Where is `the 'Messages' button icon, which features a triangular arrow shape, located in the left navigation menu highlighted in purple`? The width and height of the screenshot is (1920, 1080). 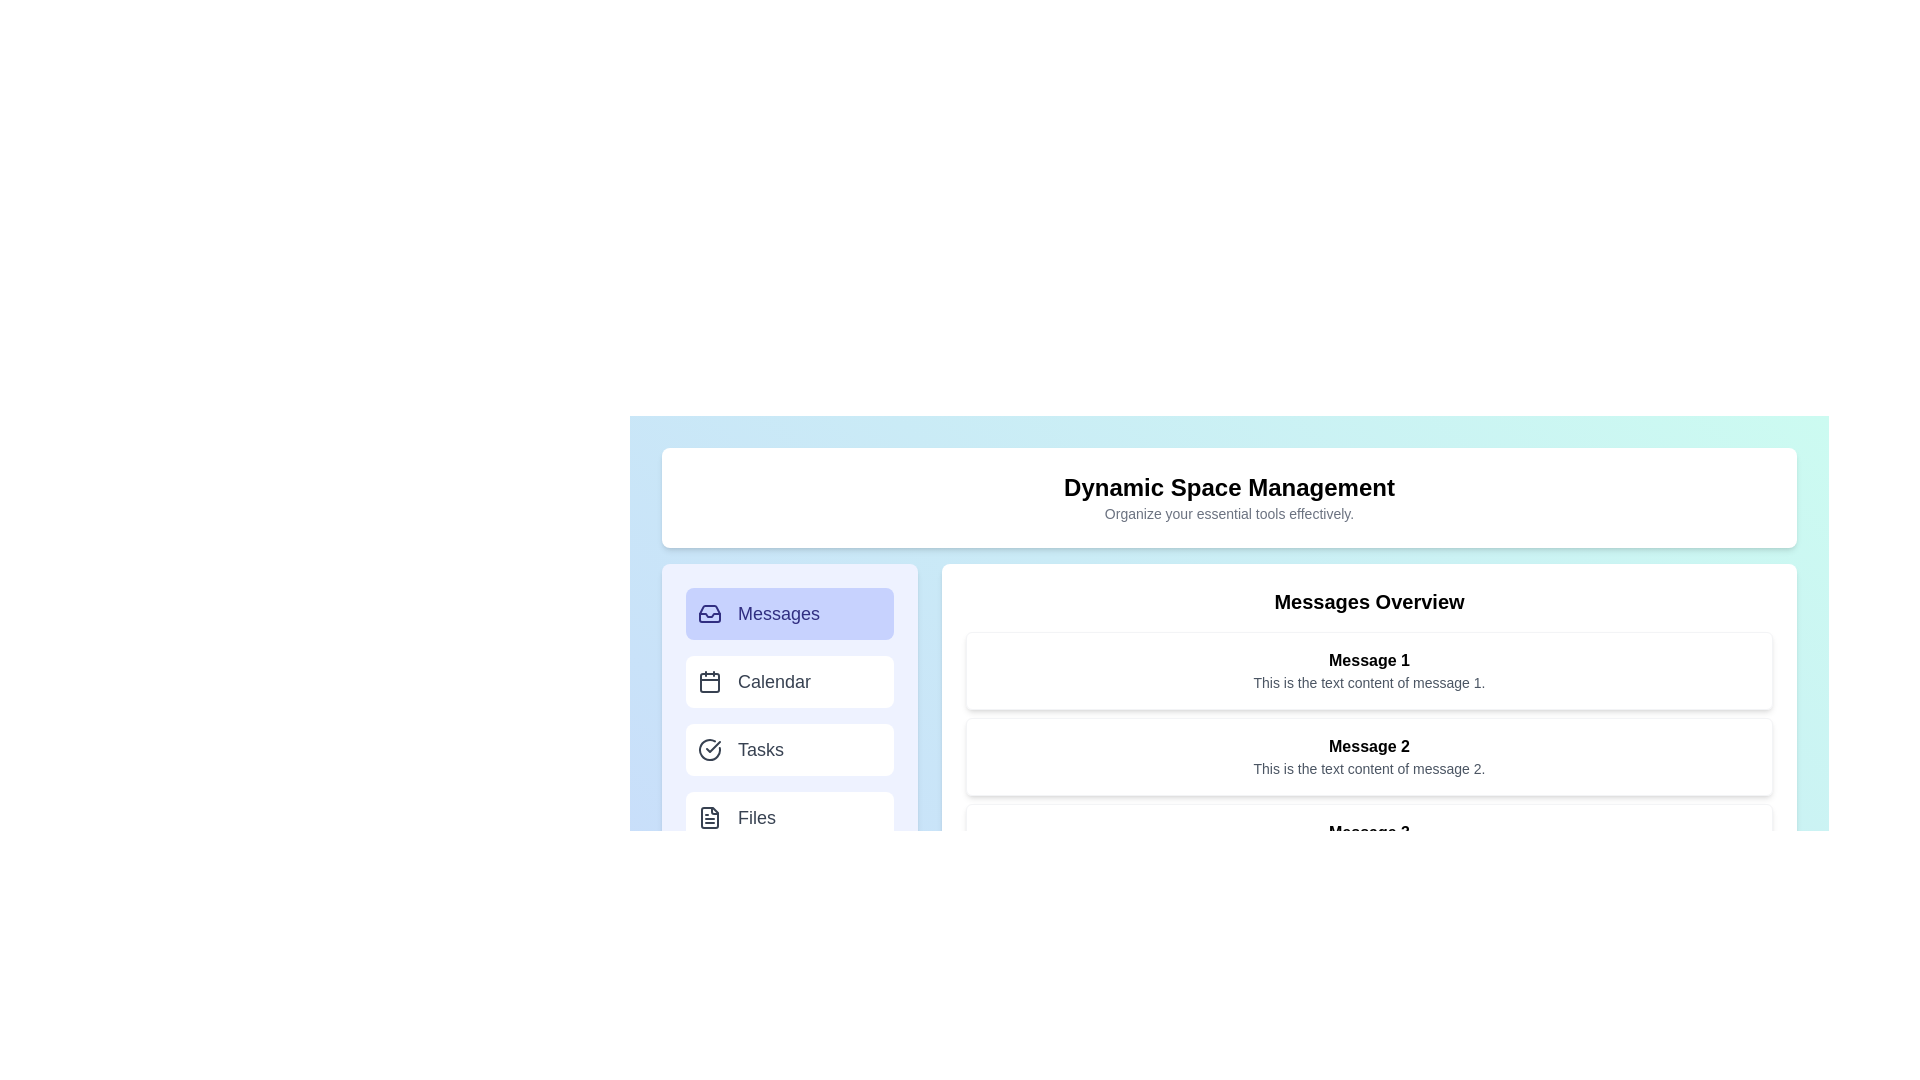 the 'Messages' button icon, which features a triangular arrow shape, located in the left navigation menu highlighted in purple is located at coordinates (710, 613).